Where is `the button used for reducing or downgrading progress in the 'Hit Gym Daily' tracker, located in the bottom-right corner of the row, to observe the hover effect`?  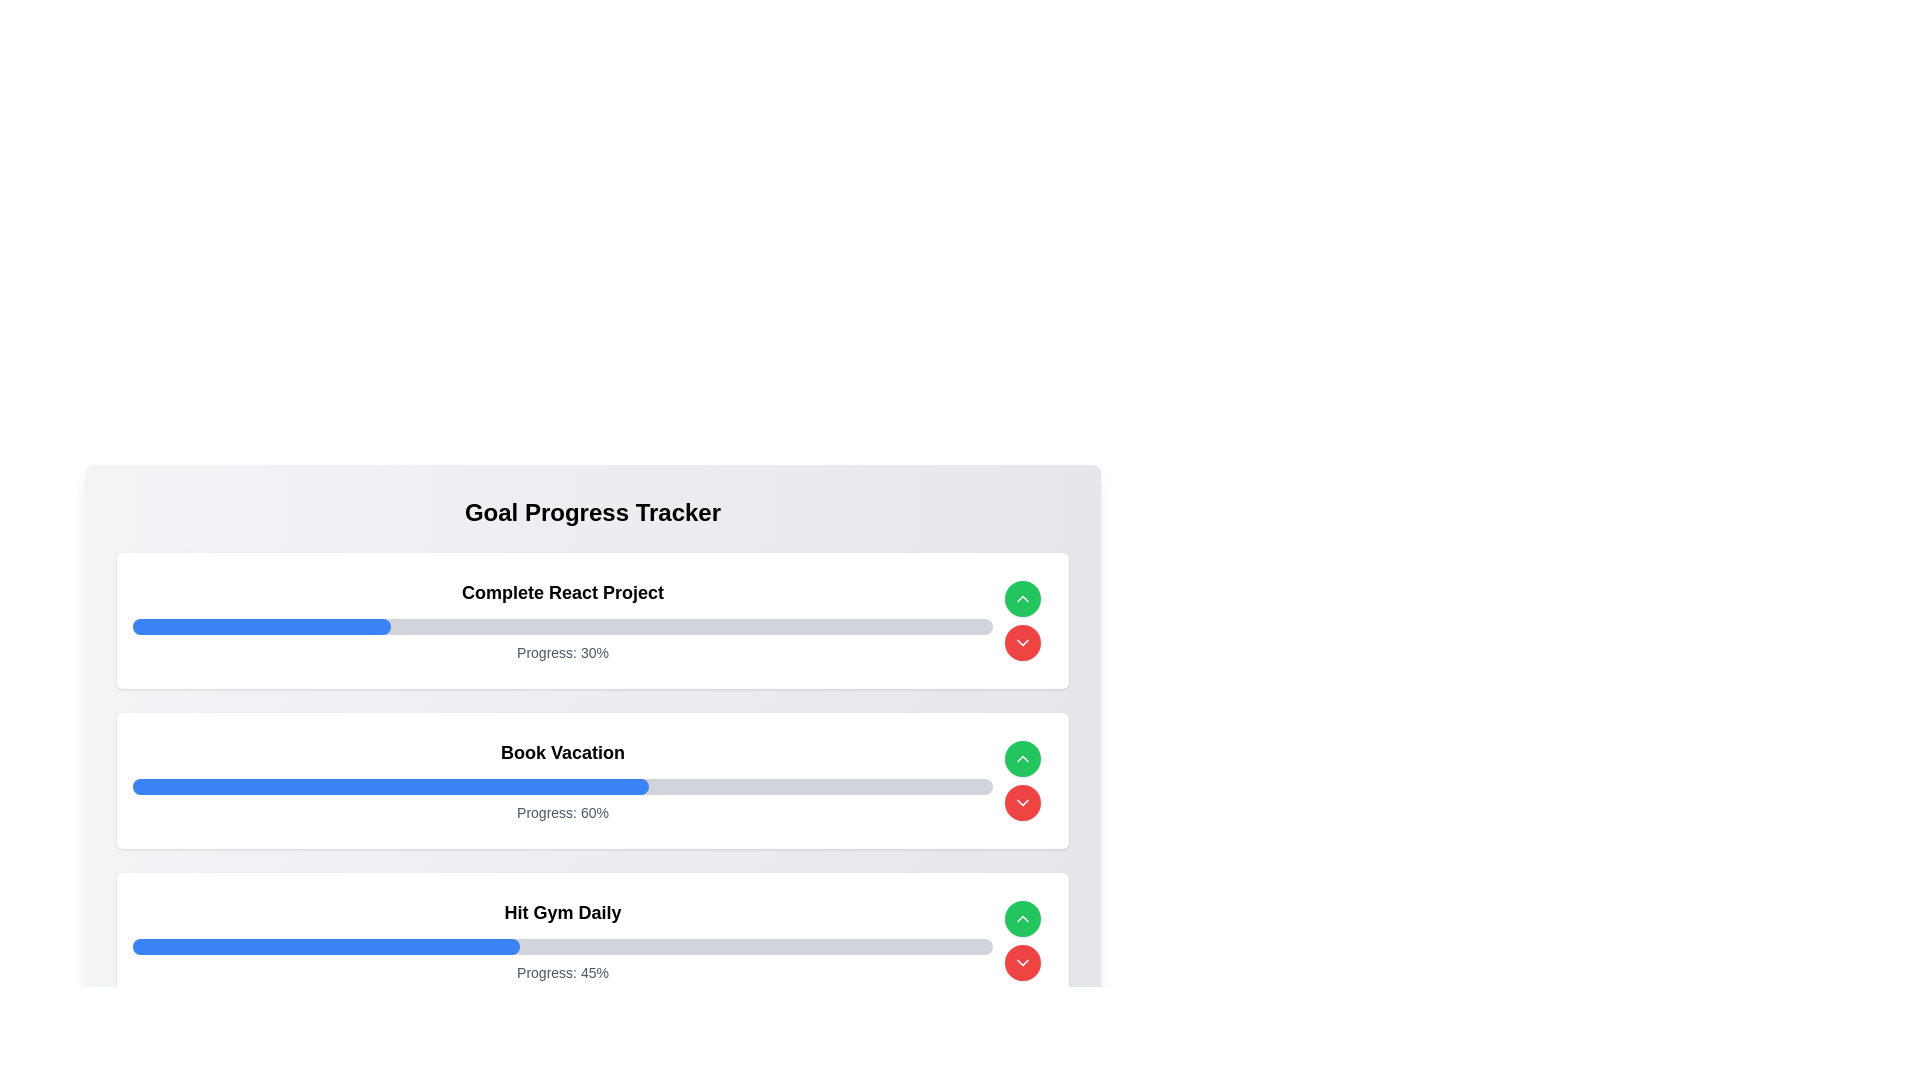
the button used for reducing or downgrading progress in the 'Hit Gym Daily' tracker, located in the bottom-right corner of the row, to observe the hover effect is located at coordinates (1022, 962).